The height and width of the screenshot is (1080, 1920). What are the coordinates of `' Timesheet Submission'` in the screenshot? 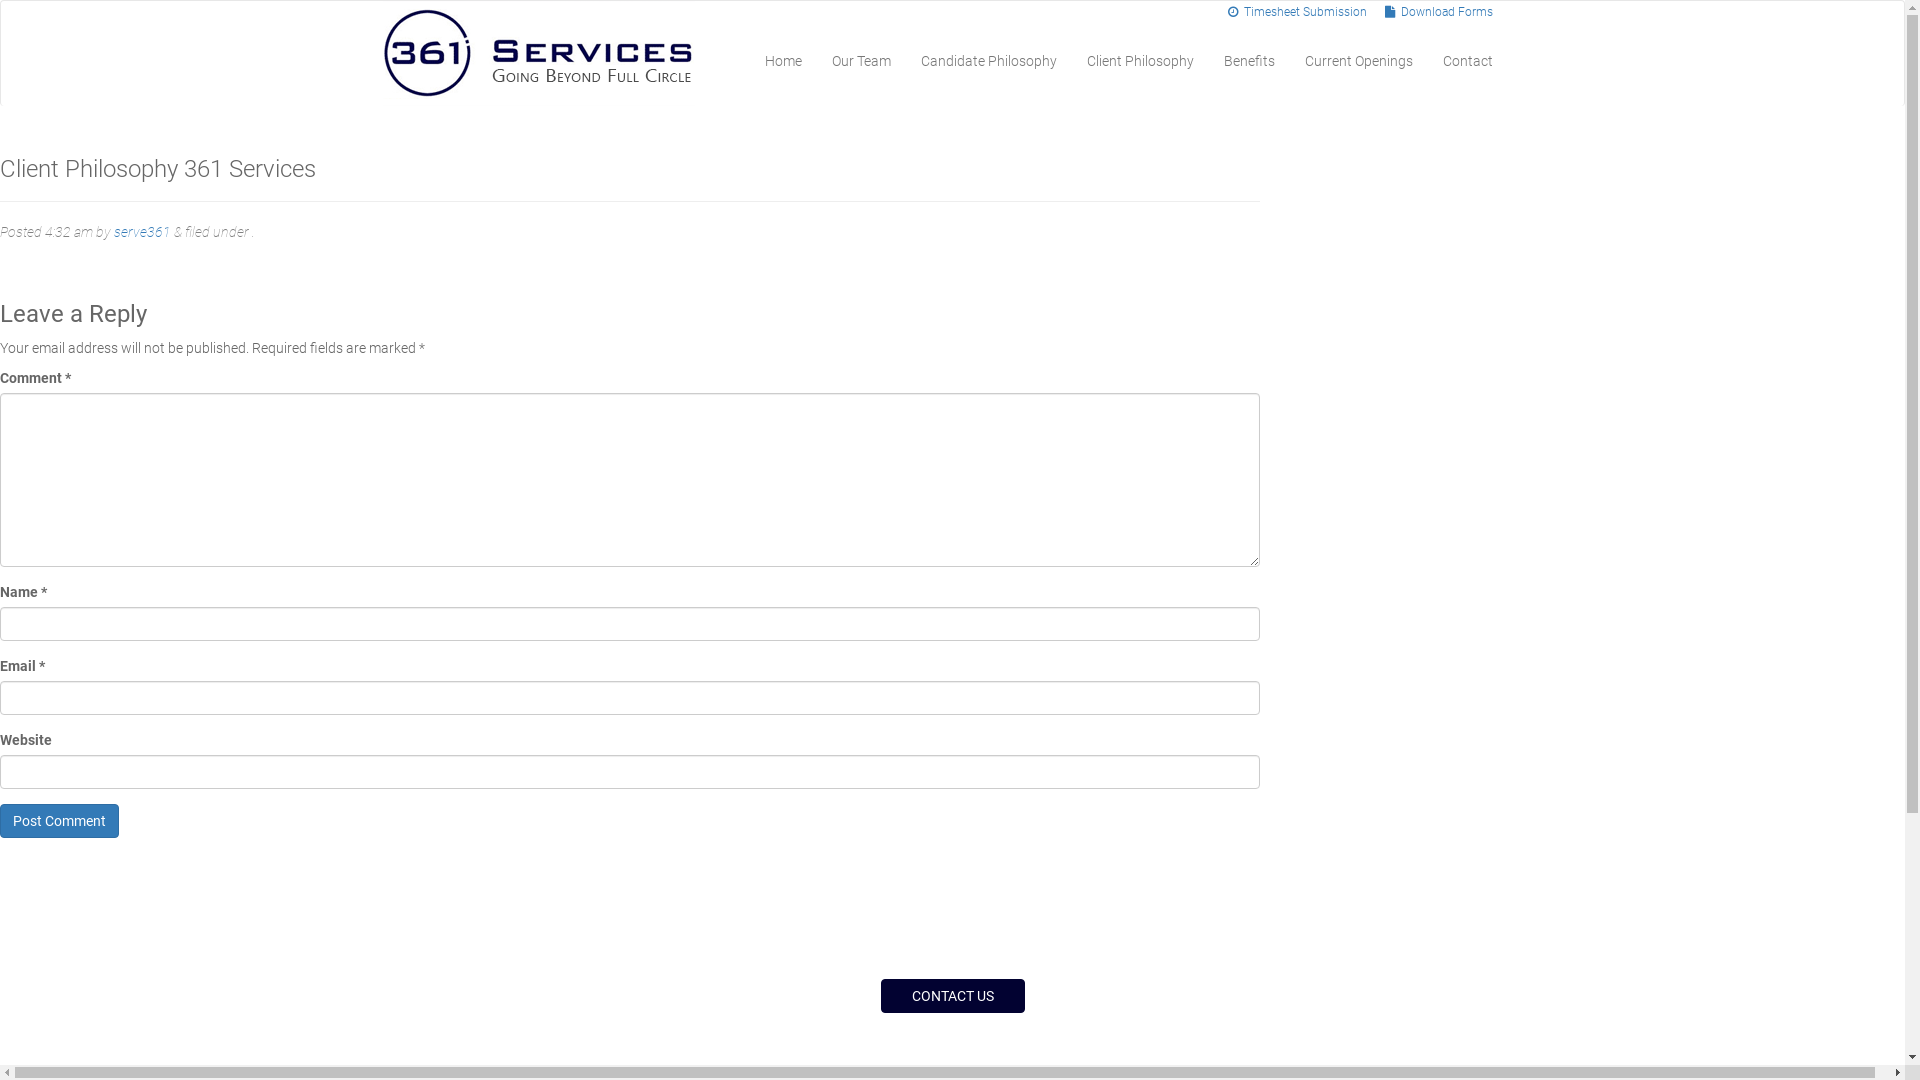 It's located at (1305, 11).